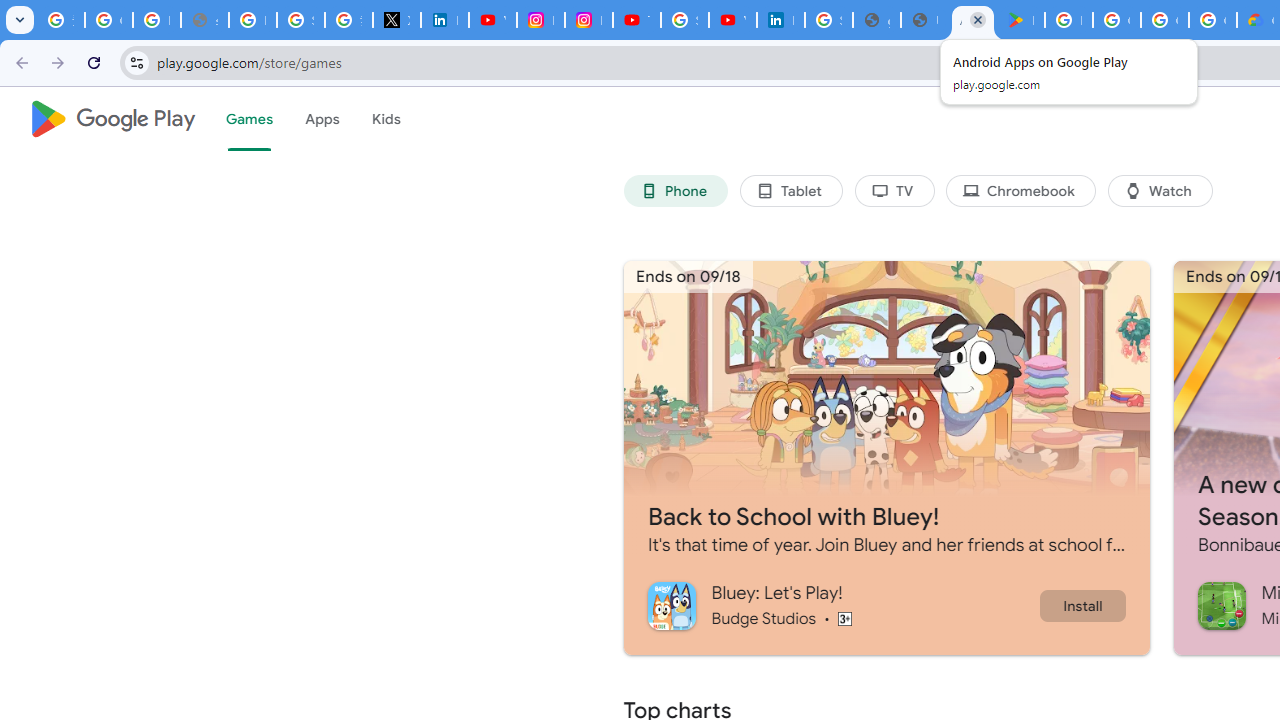  What do you see at coordinates (972, 20) in the screenshot?
I see `'Android Apps on Google Play'` at bounding box center [972, 20].